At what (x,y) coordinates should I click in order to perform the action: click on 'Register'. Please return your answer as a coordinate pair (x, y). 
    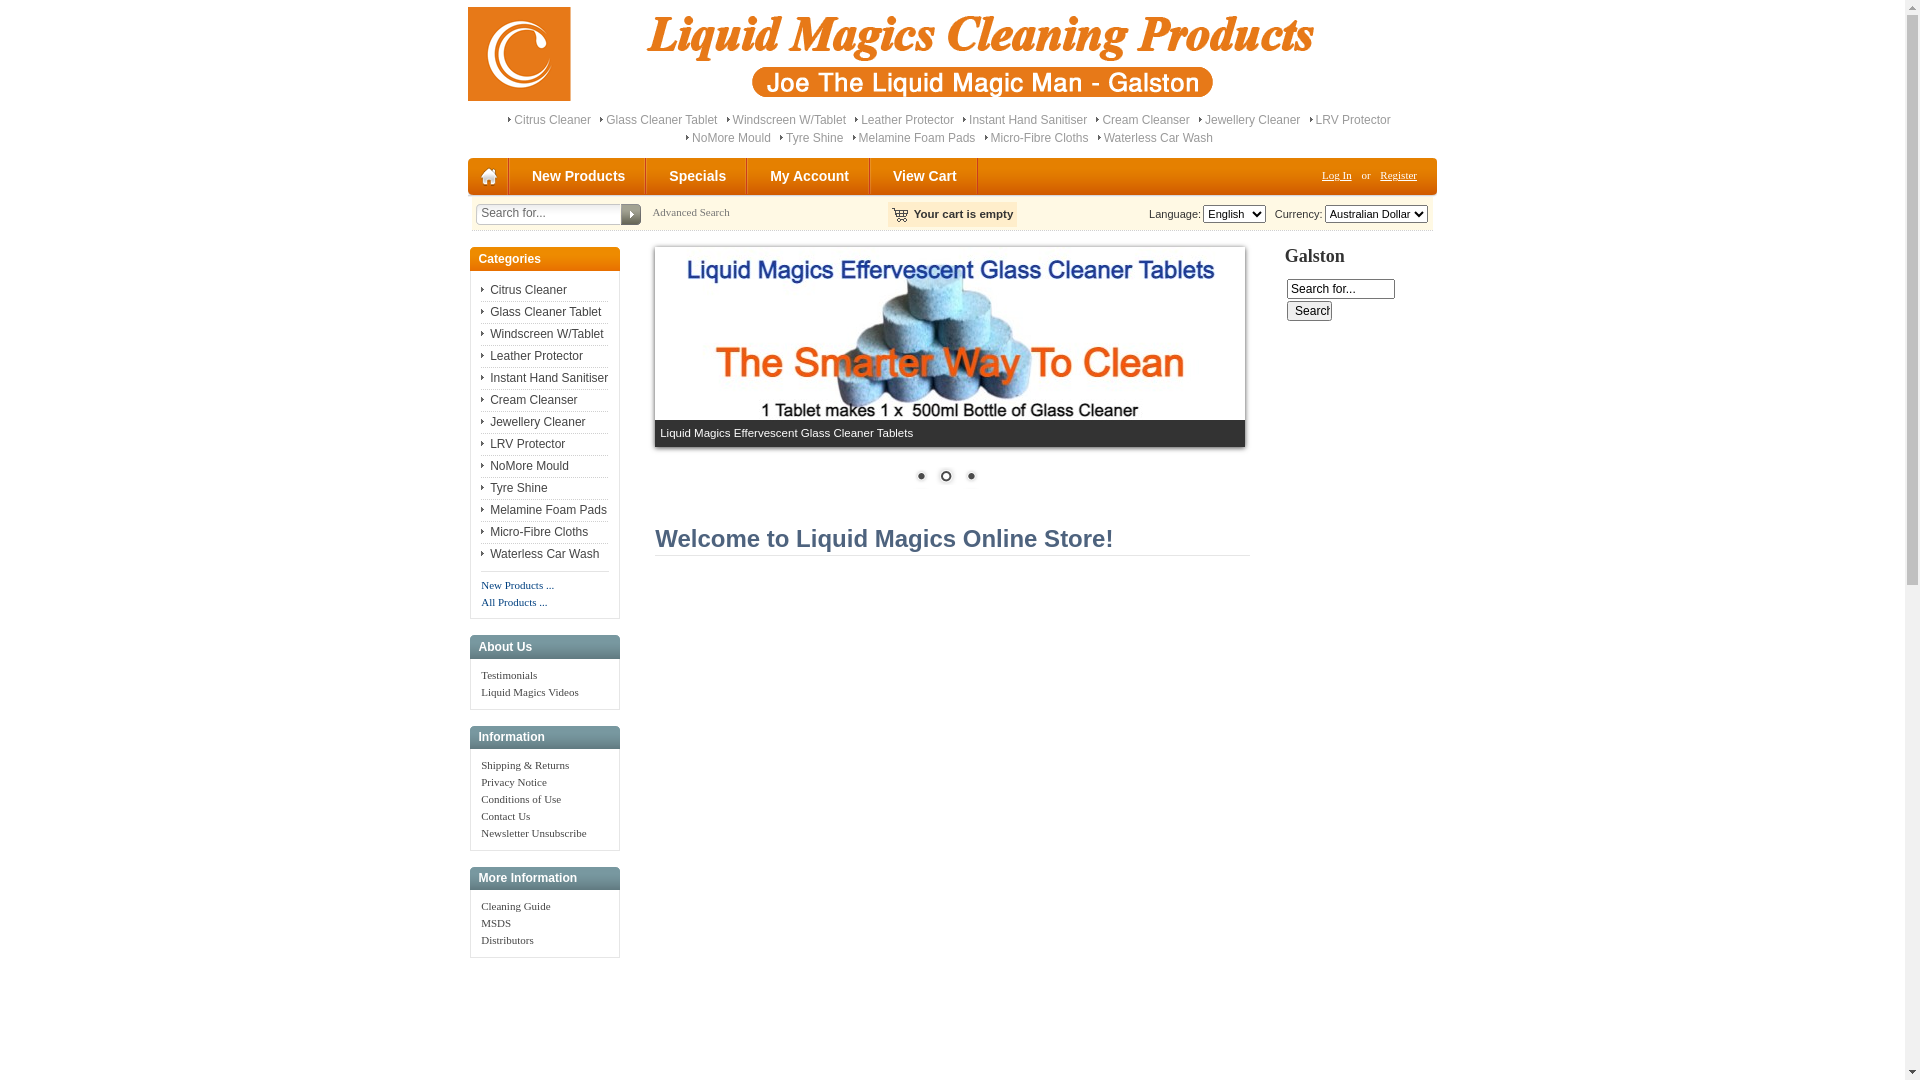
    Looking at the image, I should click on (1371, 173).